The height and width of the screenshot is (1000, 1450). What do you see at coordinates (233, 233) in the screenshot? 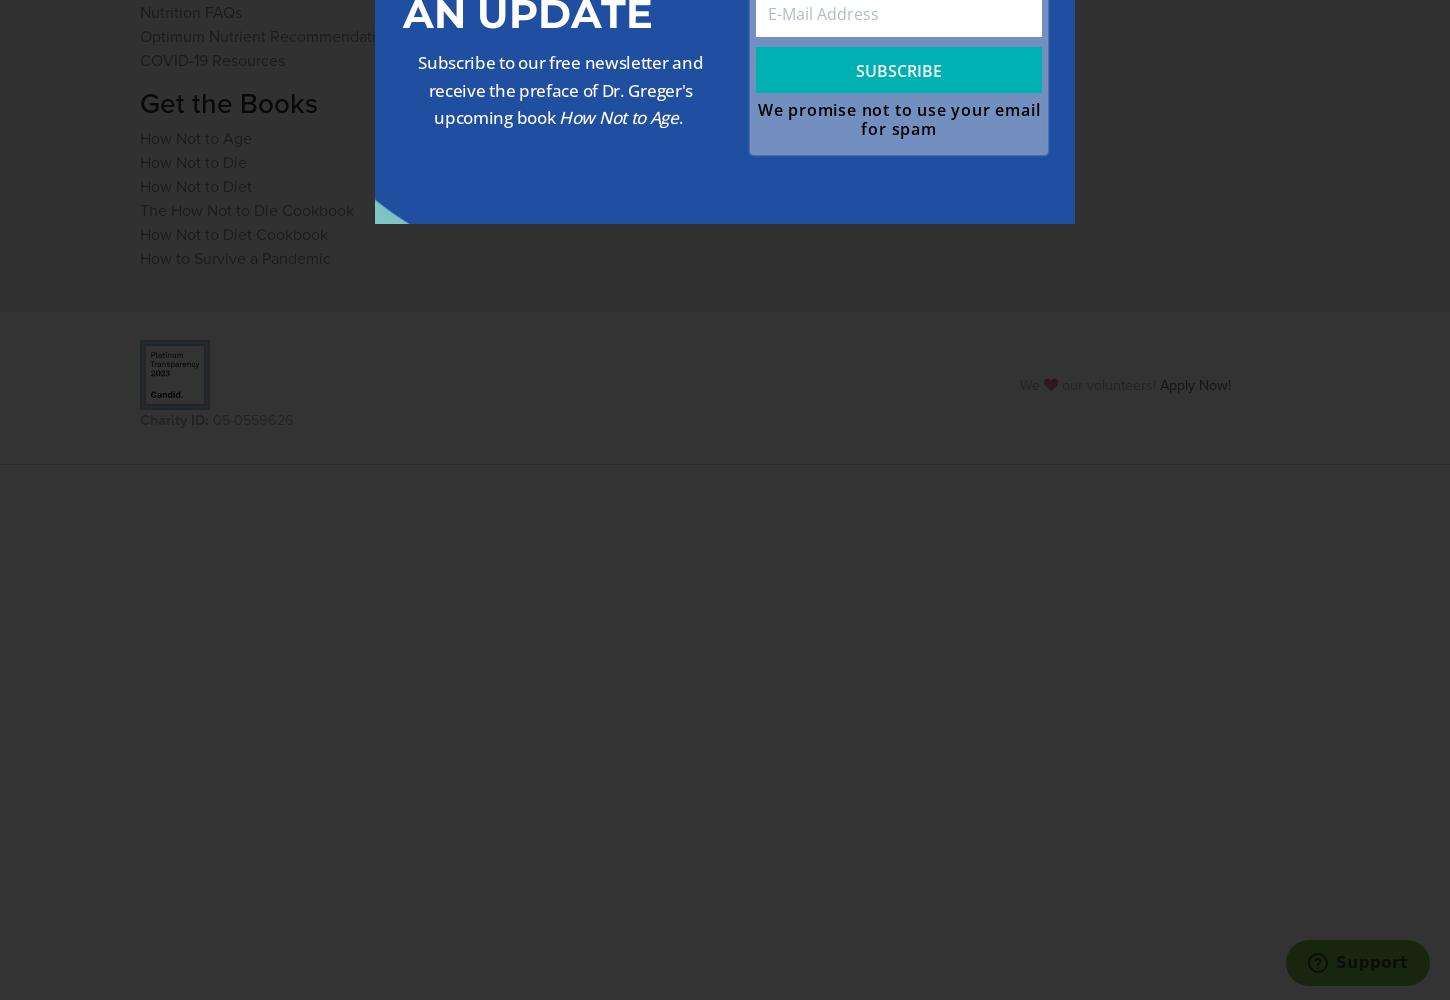
I see `'How Not to Diet Cookbook'` at bounding box center [233, 233].